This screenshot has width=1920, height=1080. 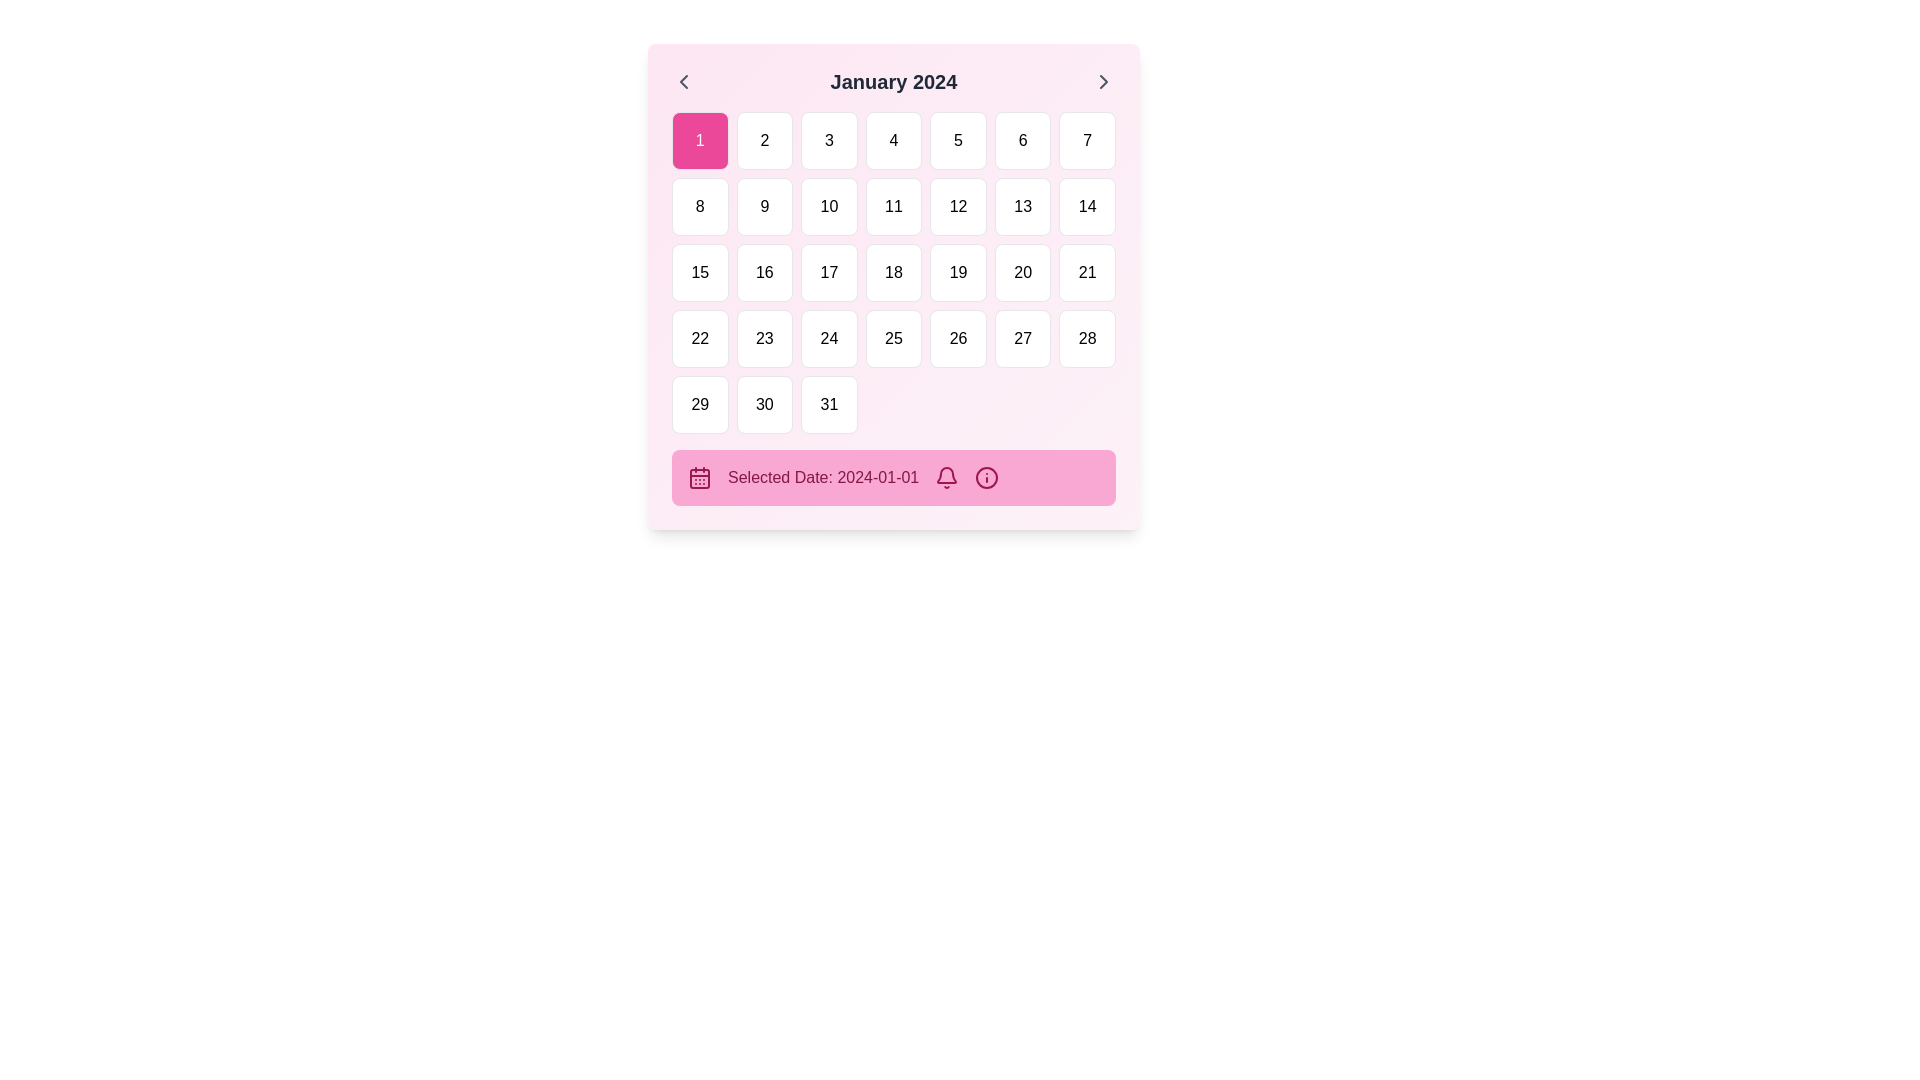 I want to click on the calendar cell displaying the number '7', so click(x=1085, y=140).